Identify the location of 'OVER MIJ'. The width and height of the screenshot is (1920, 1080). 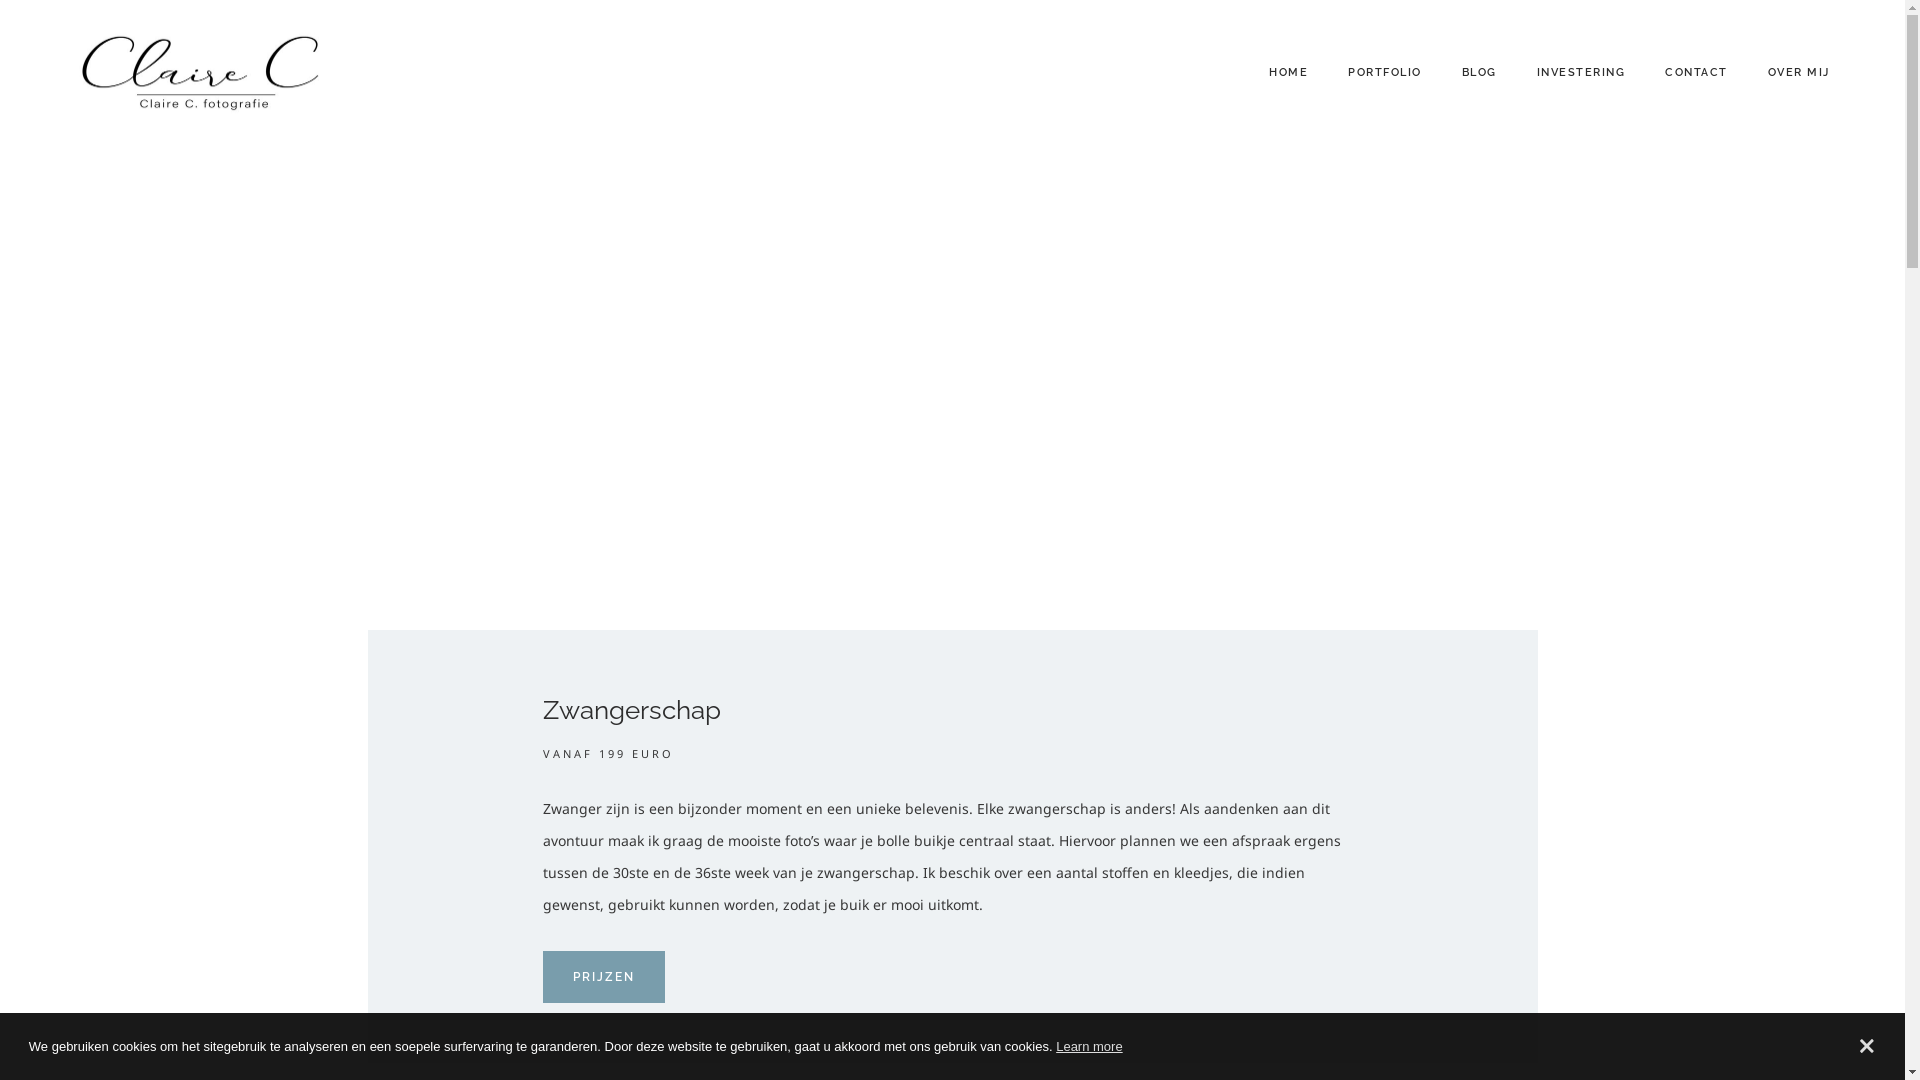
(1799, 72).